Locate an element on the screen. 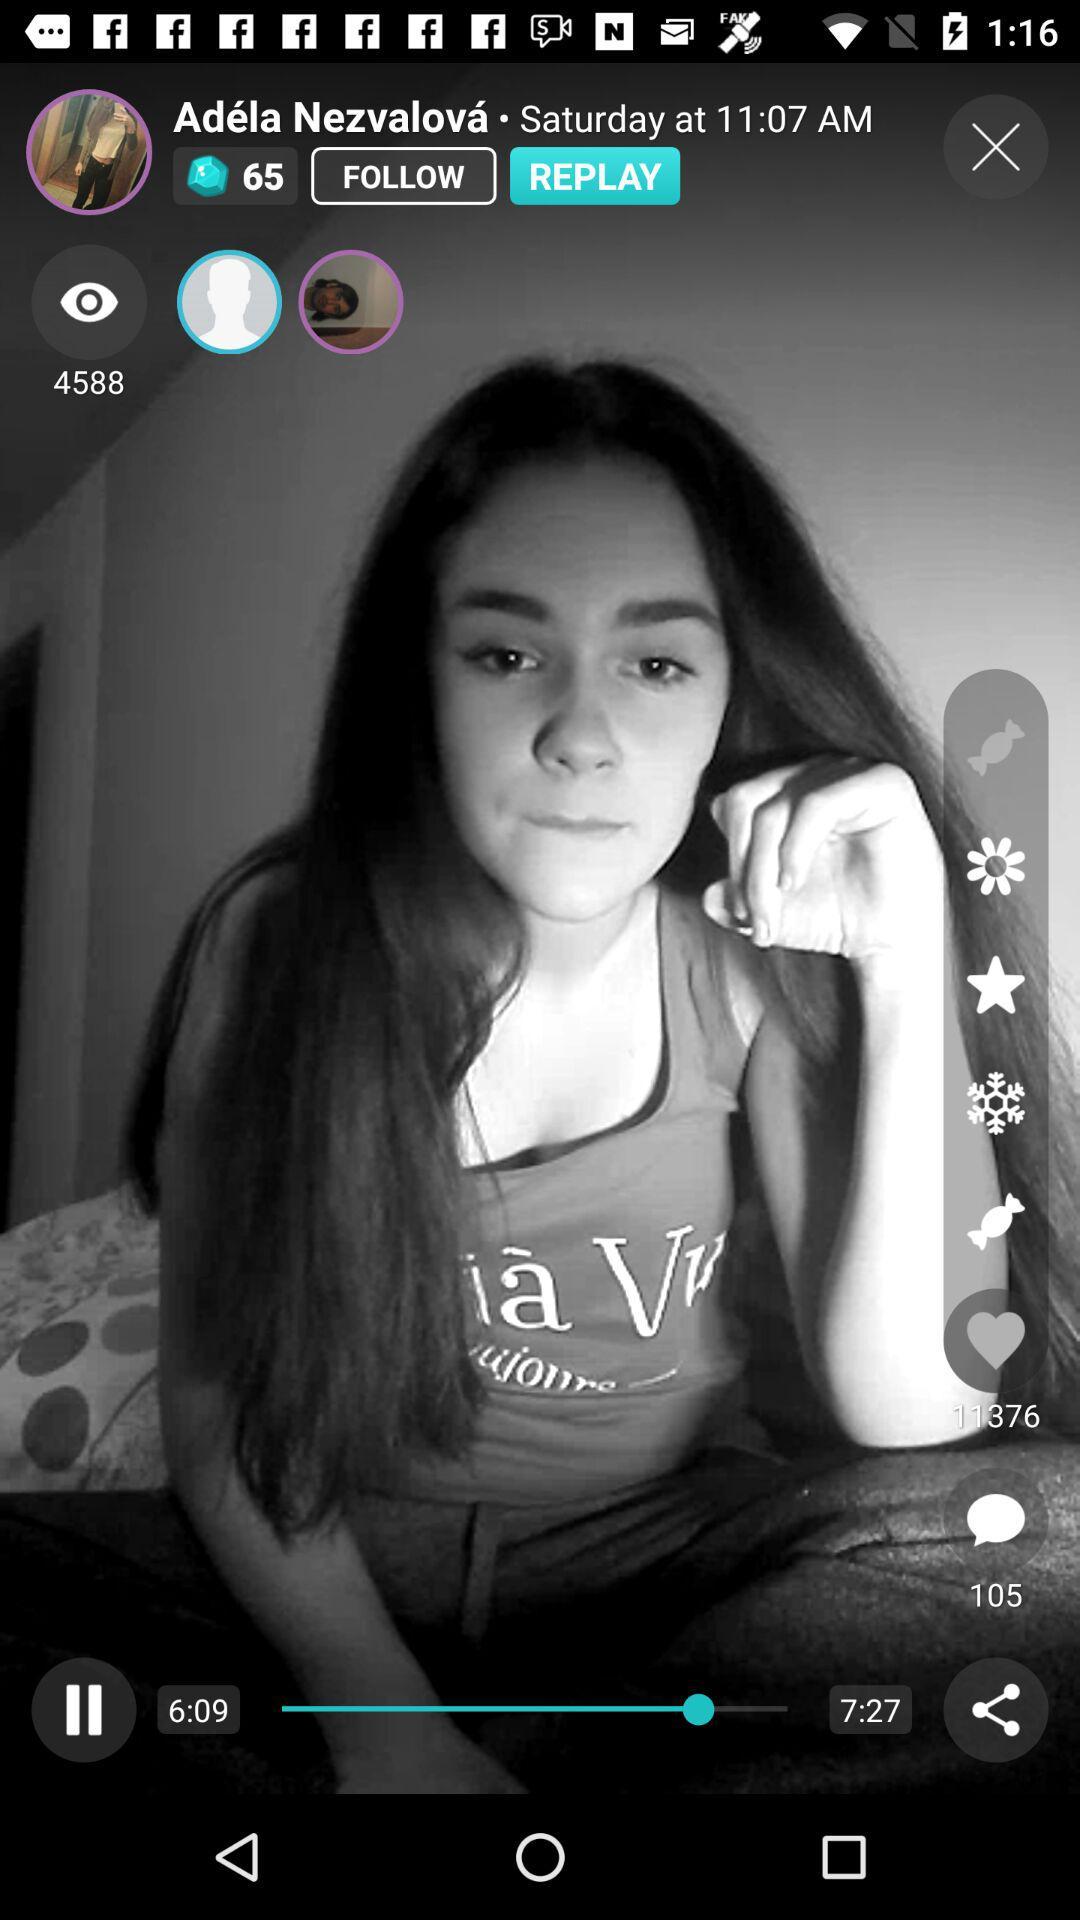 The image size is (1080, 1920). the star icon is located at coordinates (995, 984).